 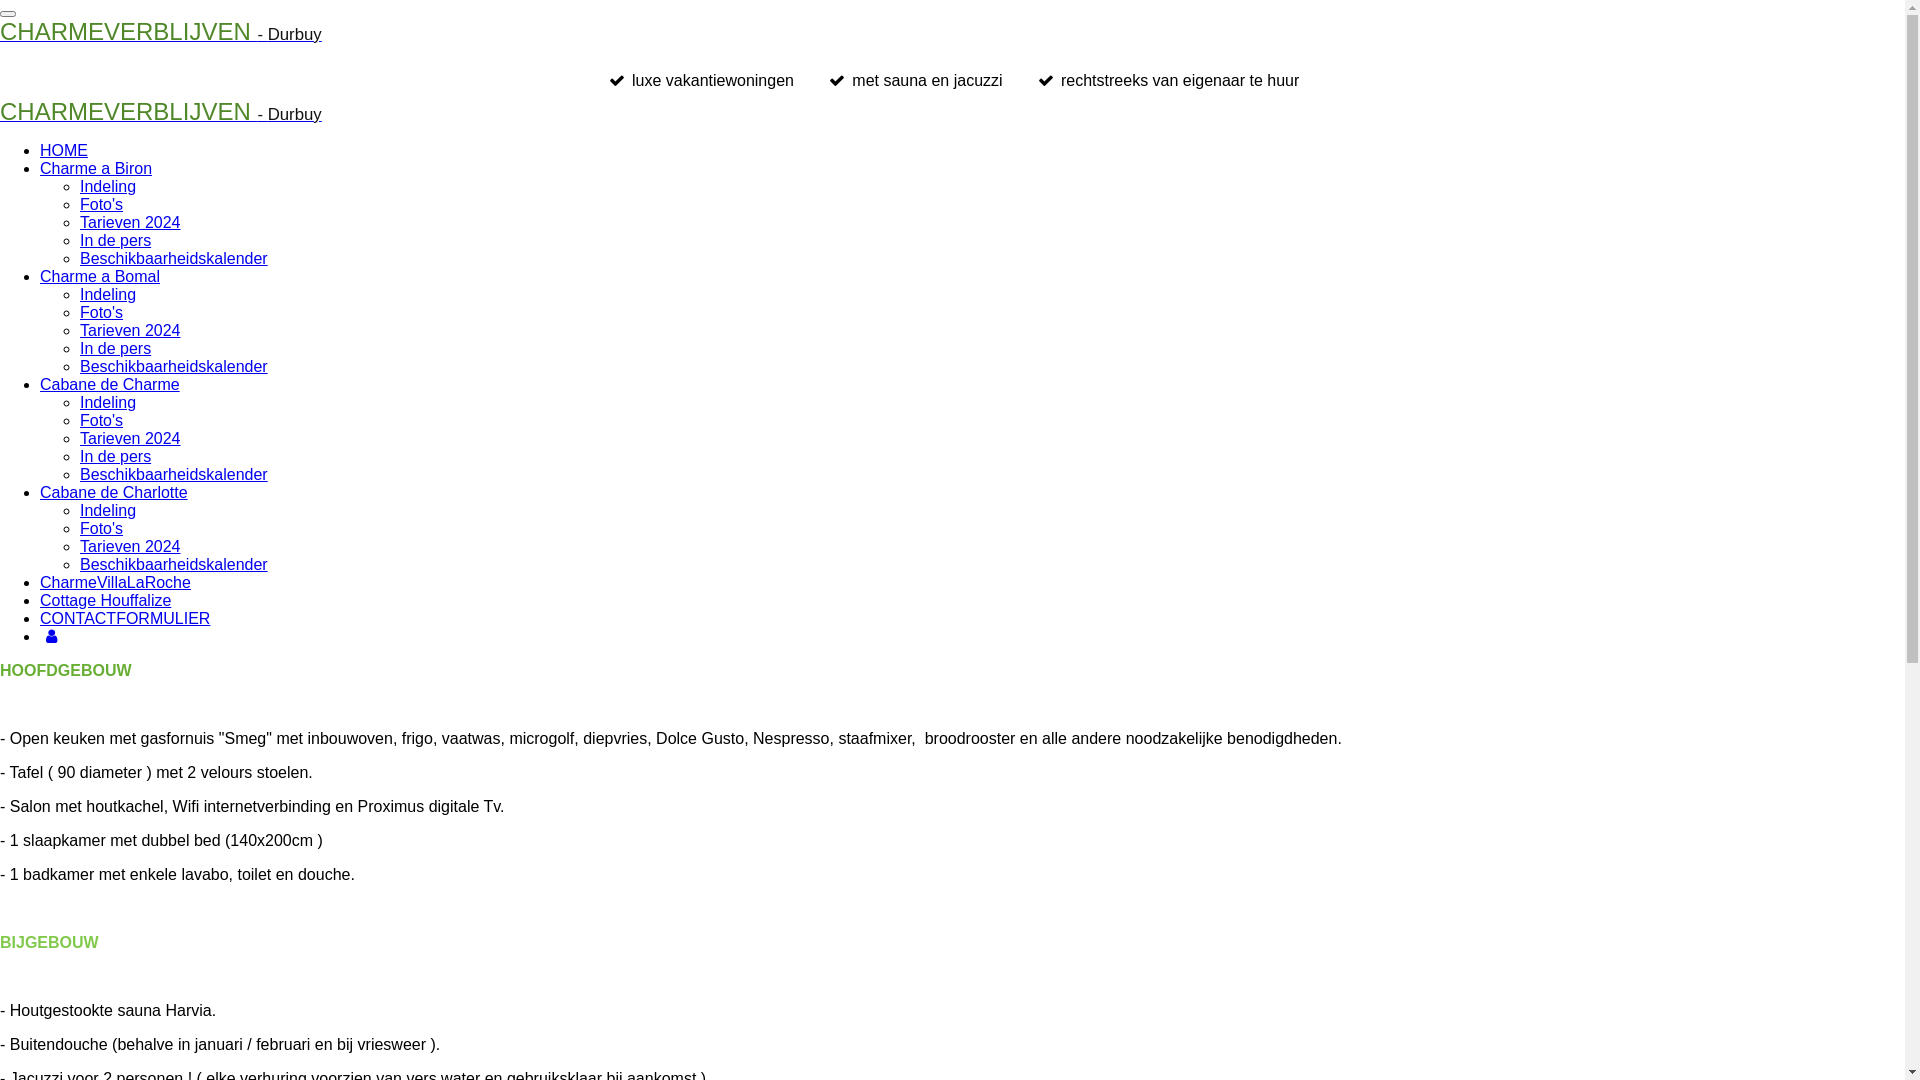 I want to click on 'Foto's', so click(x=100, y=204).